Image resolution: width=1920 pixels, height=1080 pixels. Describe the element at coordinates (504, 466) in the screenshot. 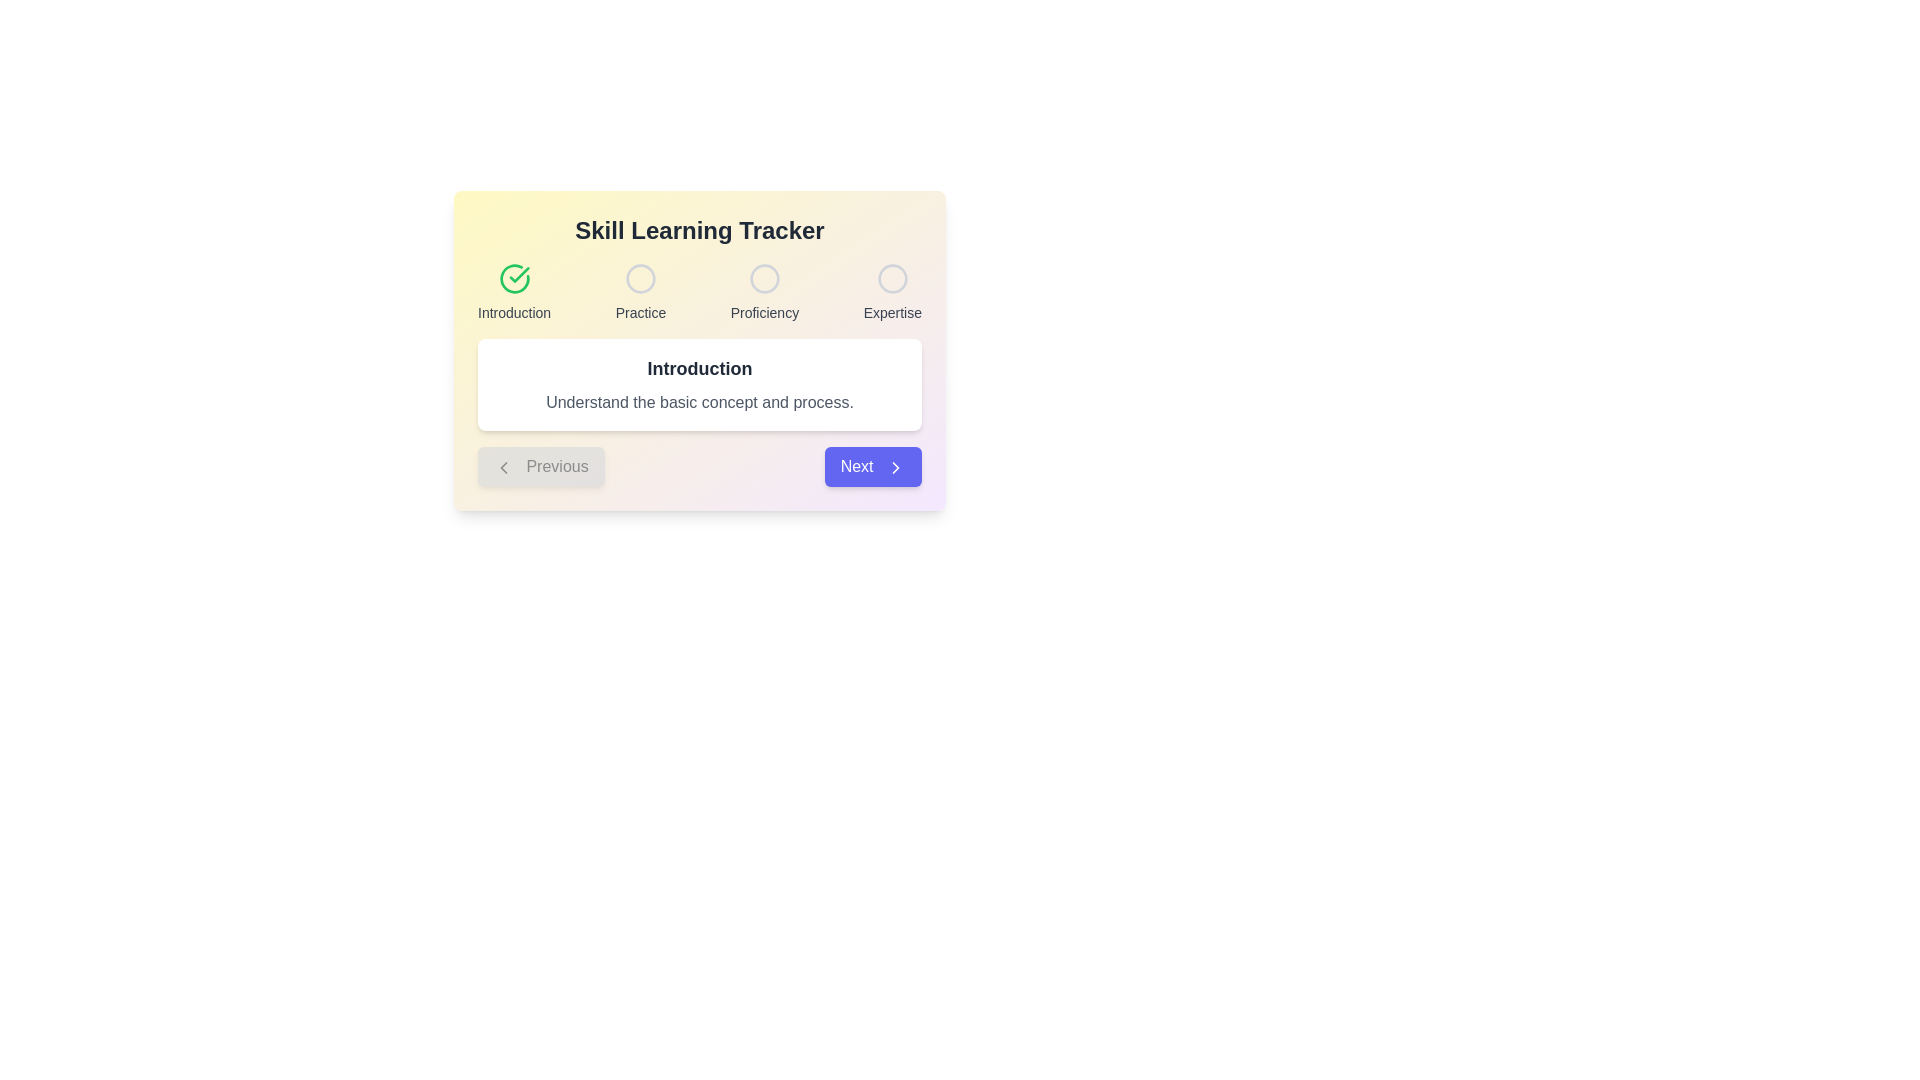

I see `the 'Previous' button which includes the left-facing arrow icon and is located in the bottom-left section of the card` at that location.